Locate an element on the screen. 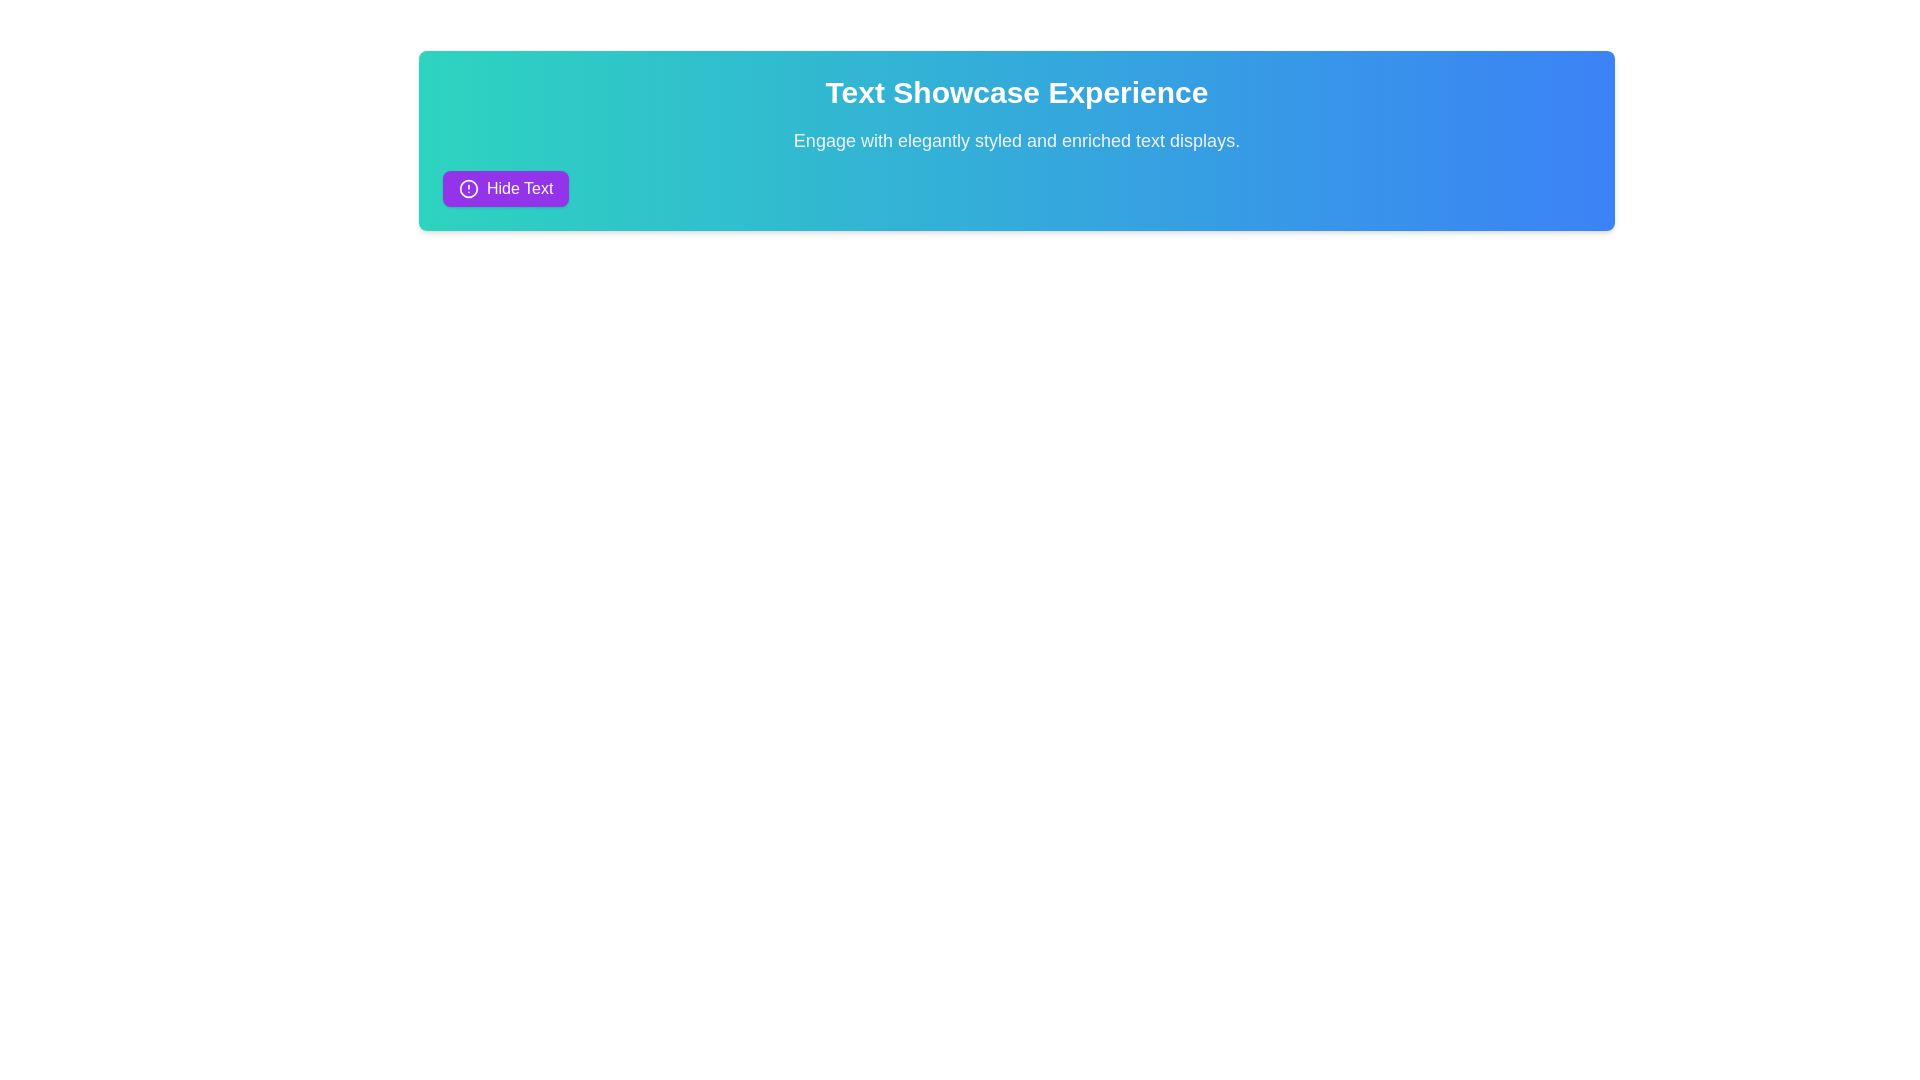 This screenshot has width=1920, height=1080. the 'Hide Text' button, which is a purple rounded button containing the text label and an alert icon, to trigger the opacity transition effect is located at coordinates (520, 189).